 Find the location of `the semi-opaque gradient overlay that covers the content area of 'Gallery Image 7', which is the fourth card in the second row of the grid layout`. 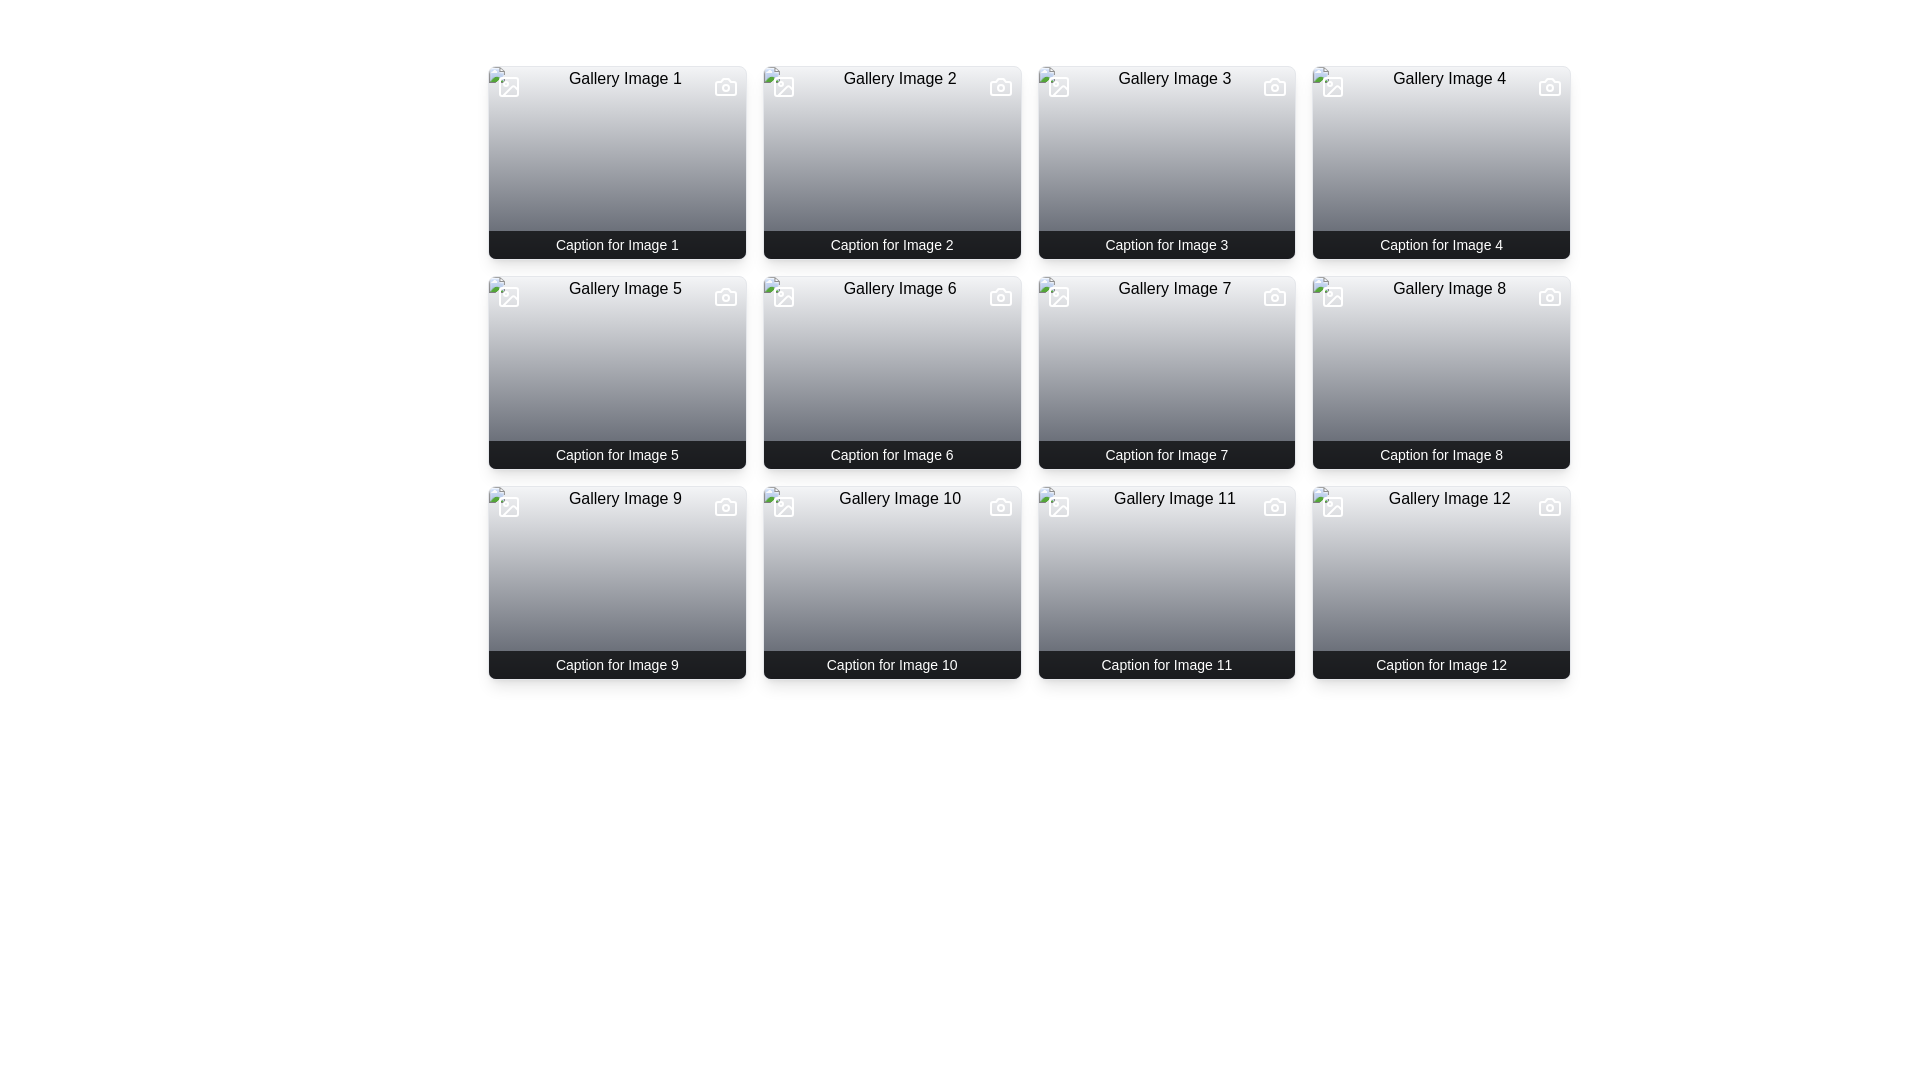

the semi-opaque gradient overlay that covers the content area of 'Gallery Image 7', which is the fourth card in the second row of the grid layout is located at coordinates (1166, 373).